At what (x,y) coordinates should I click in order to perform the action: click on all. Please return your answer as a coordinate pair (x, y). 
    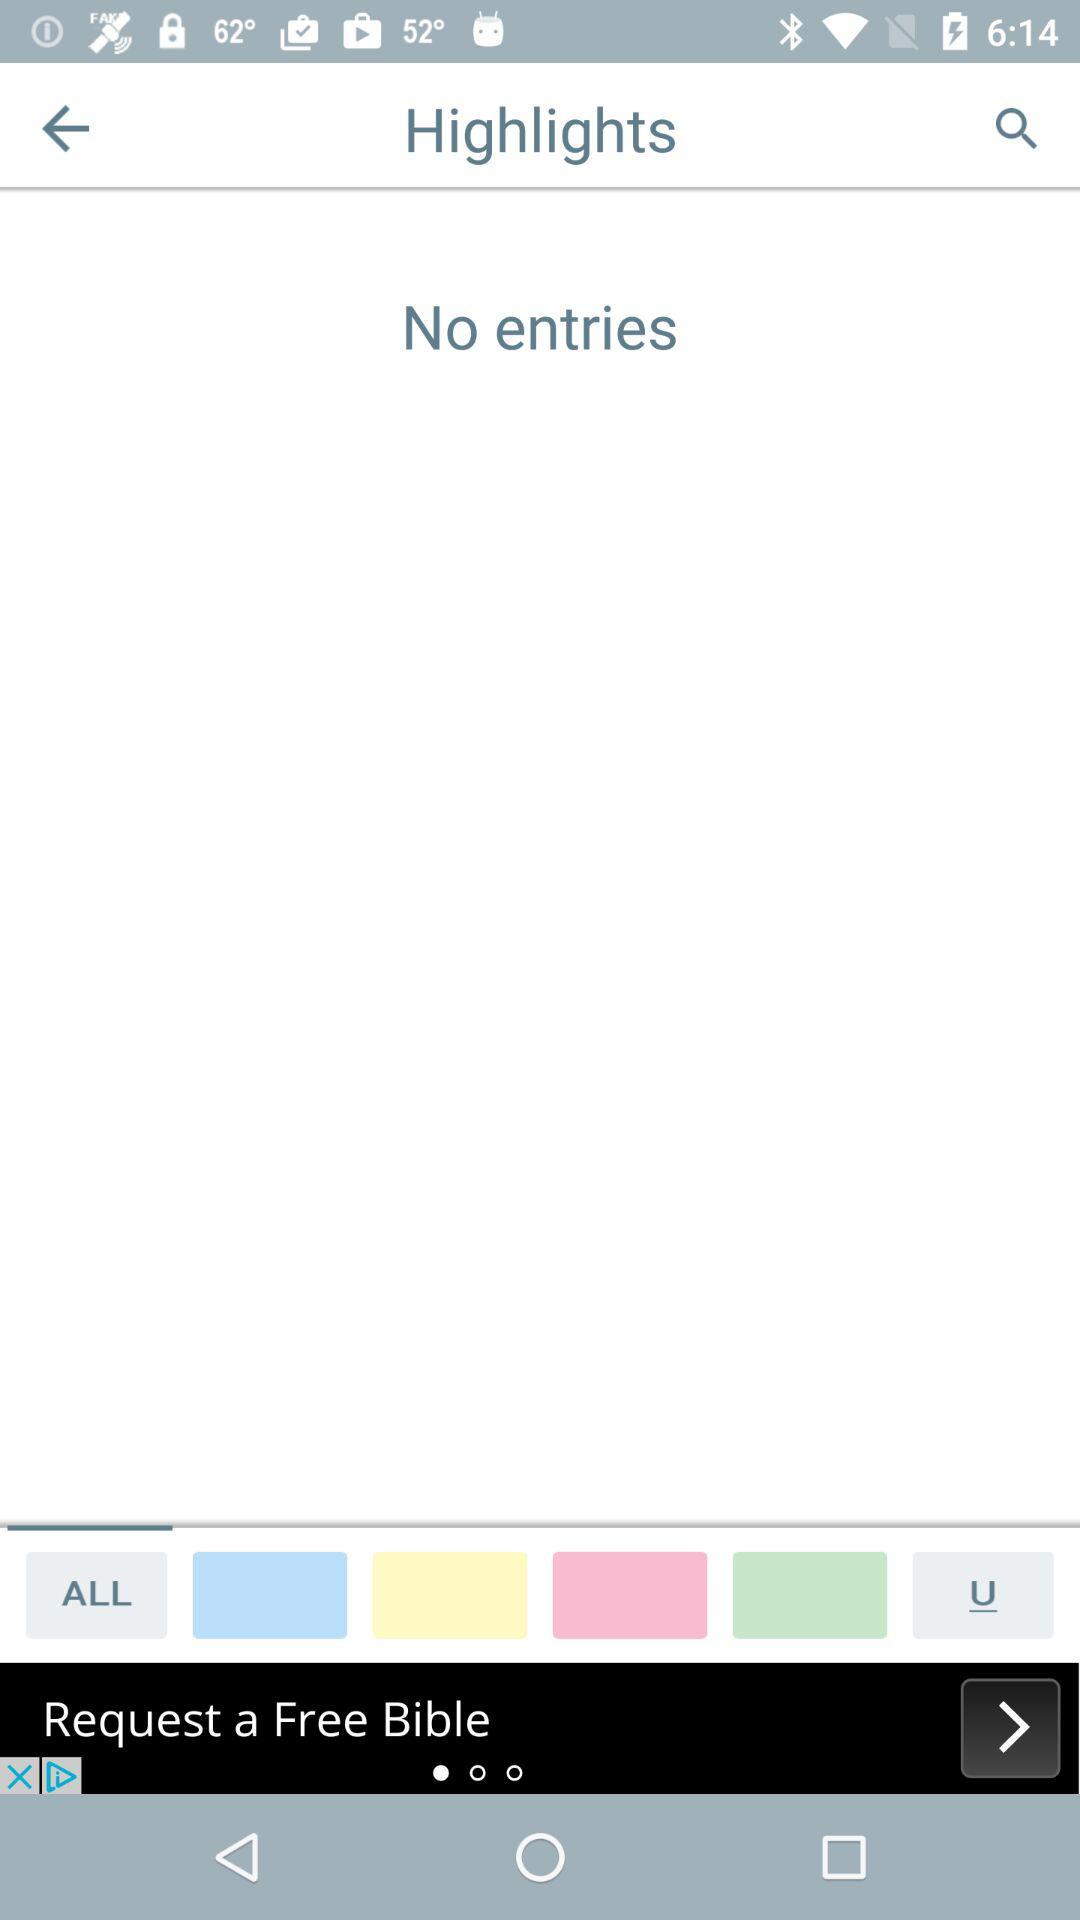
    Looking at the image, I should click on (88, 1593).